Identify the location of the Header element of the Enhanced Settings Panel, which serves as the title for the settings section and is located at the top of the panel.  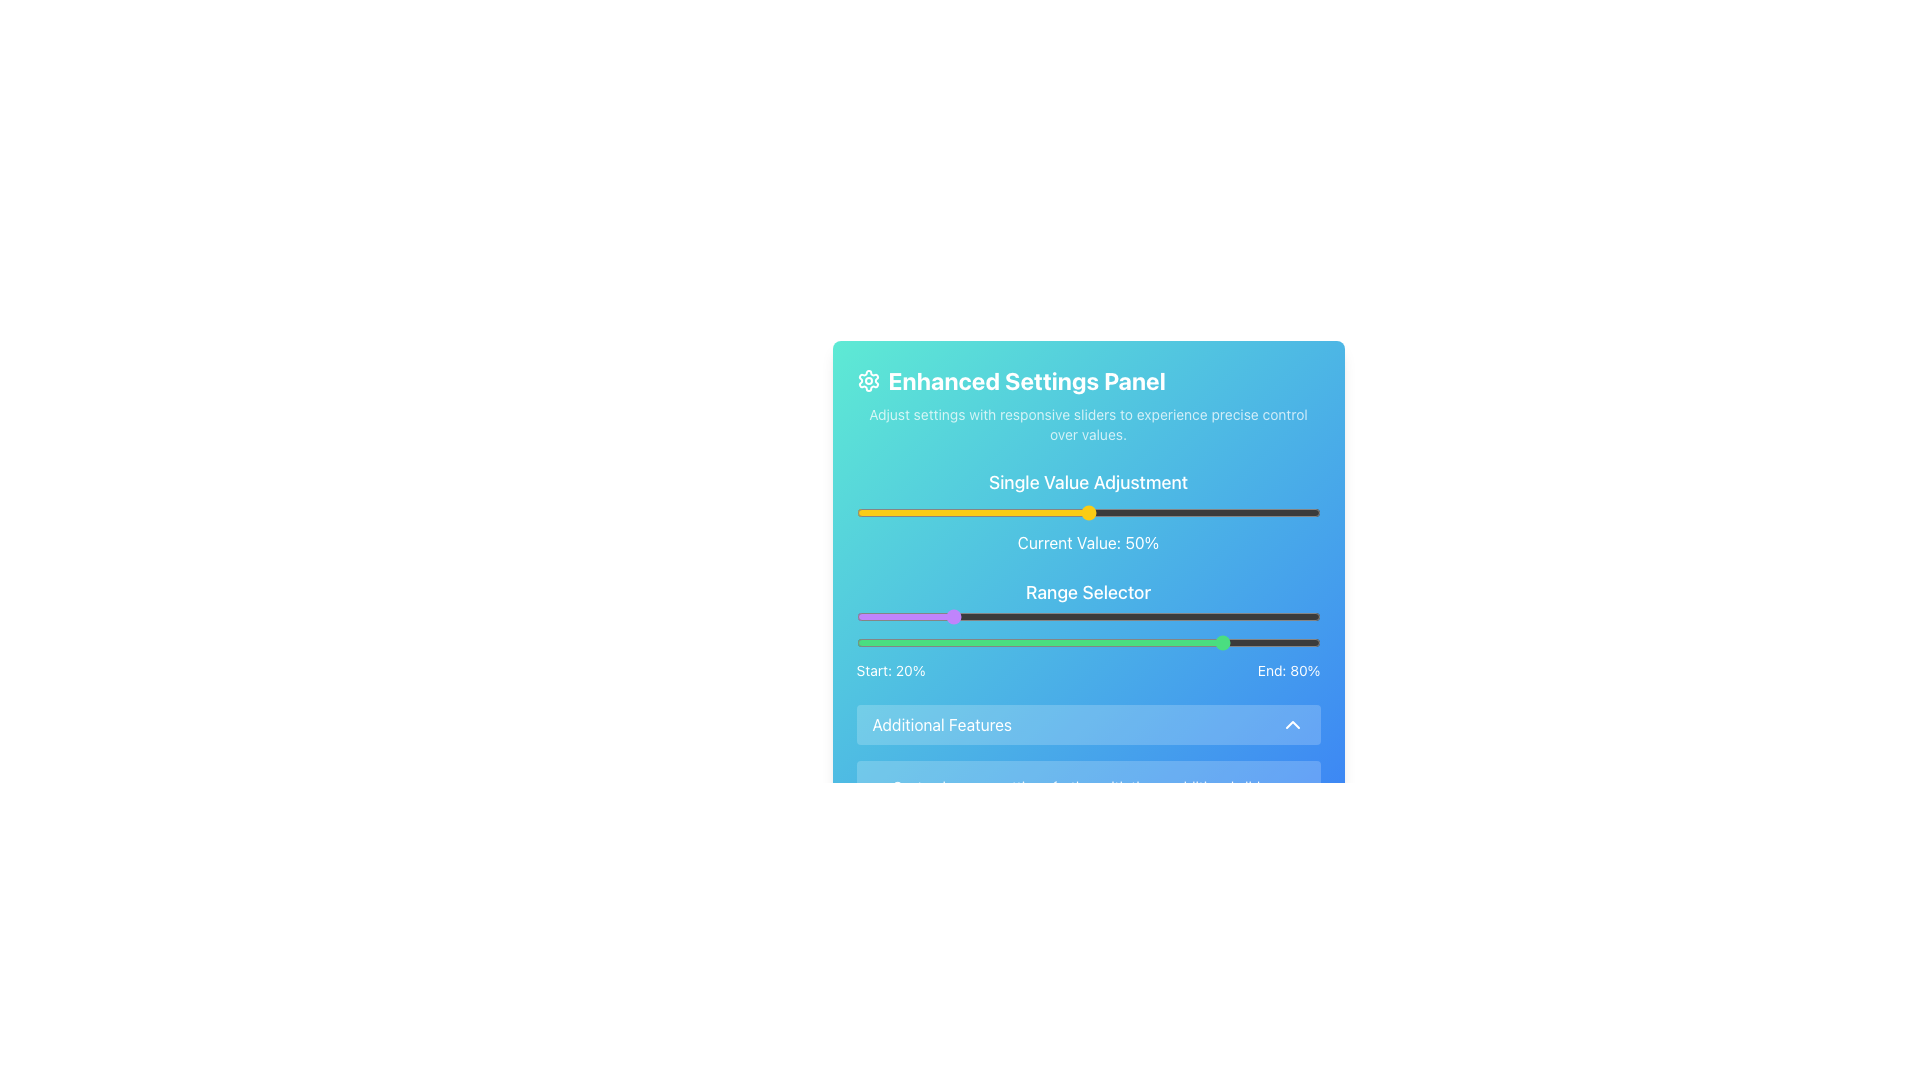
(1087, 381).